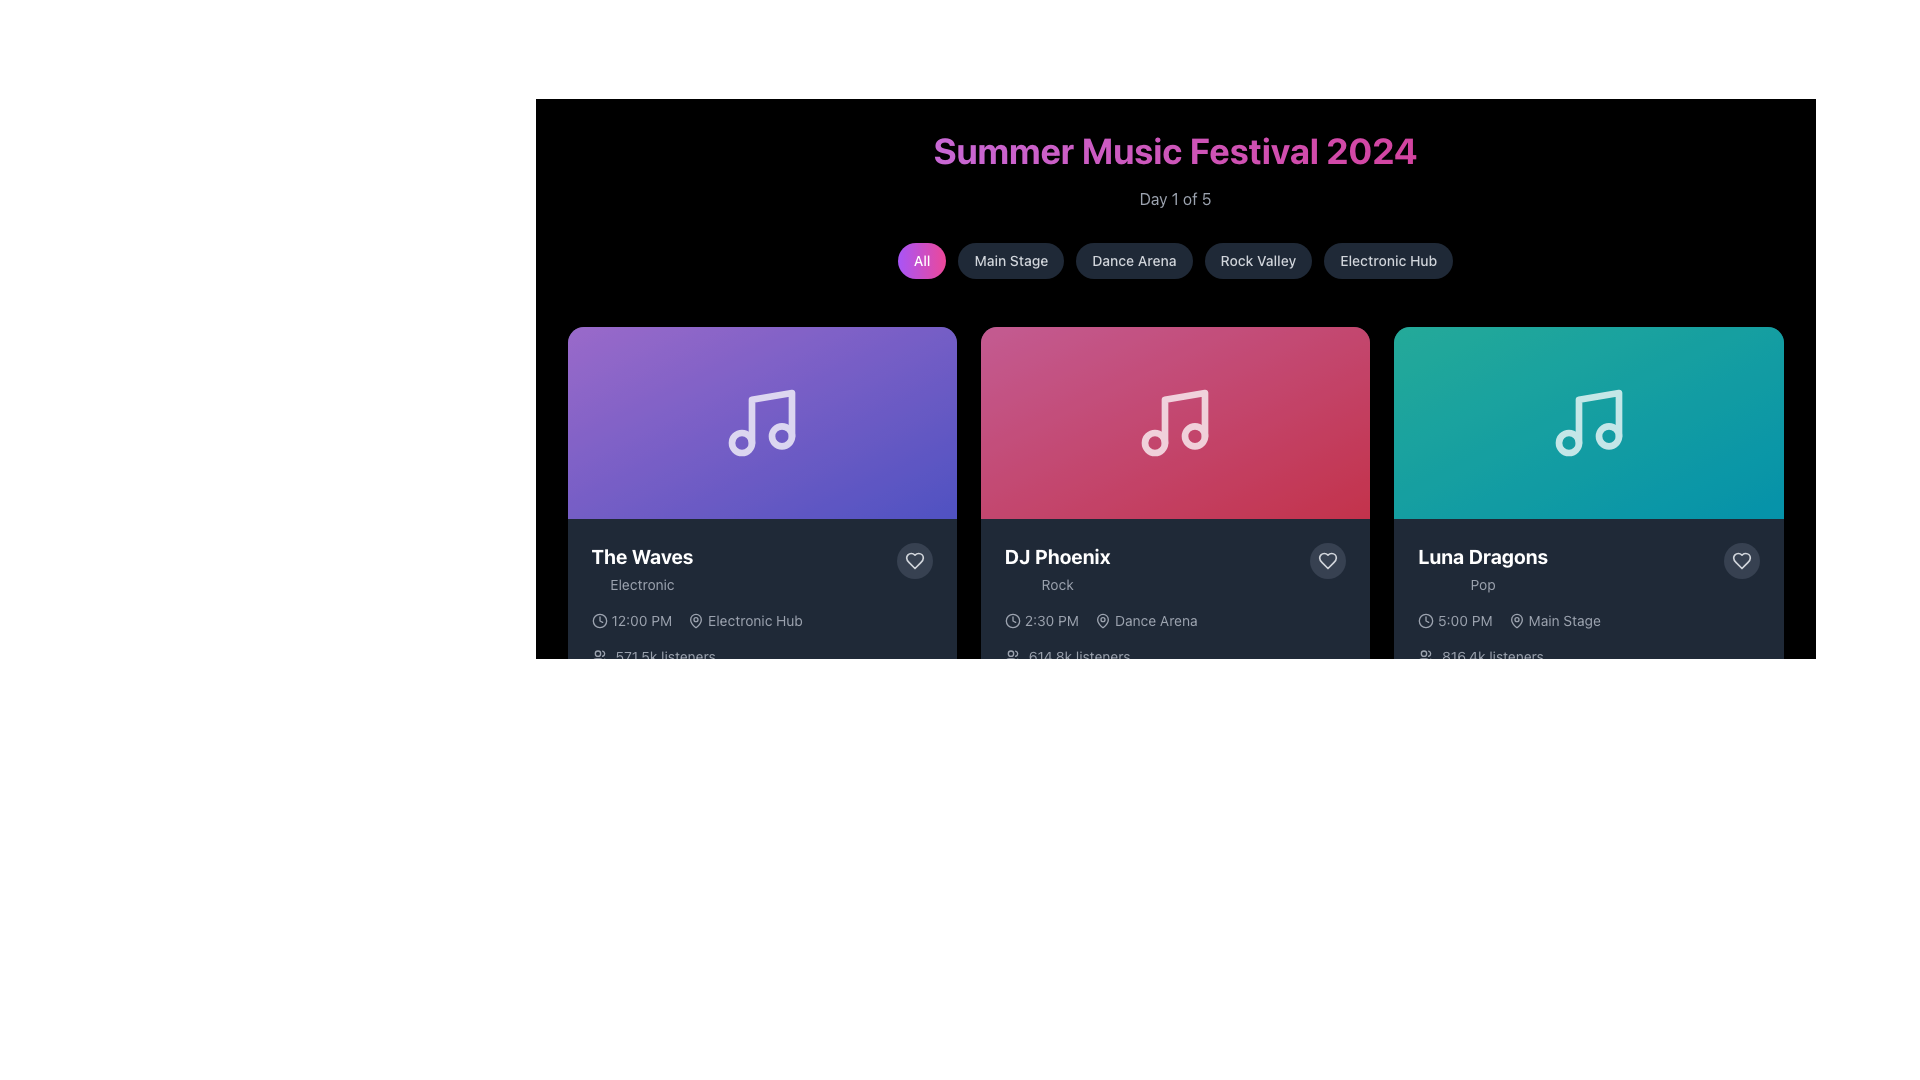  Describe the element at coordinates (1597, 416) in the screenshot. I see `the vertical line of the musical note icon within the 'Luna Dragons' event card located at the top part of the card in the main row of event cards` at that location.